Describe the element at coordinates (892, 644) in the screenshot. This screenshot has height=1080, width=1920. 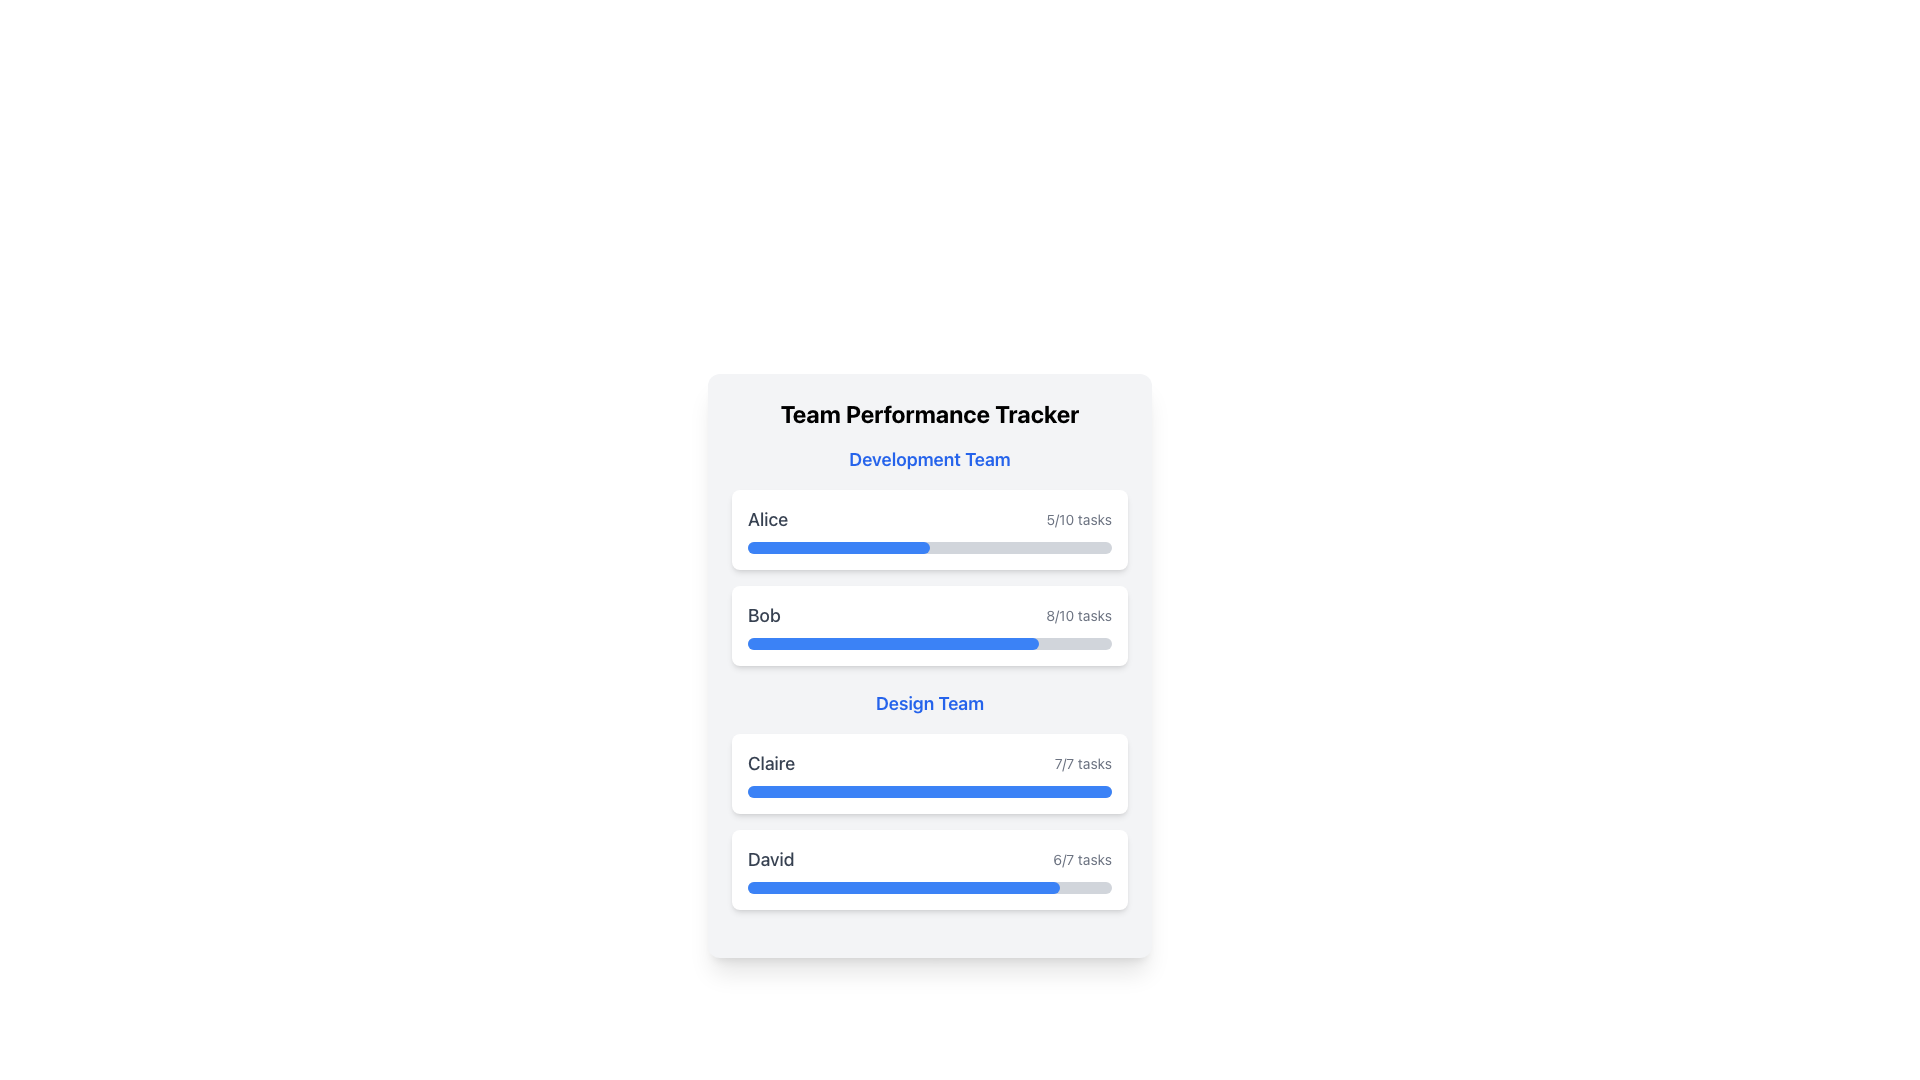
I see `the blue progress bar located in the 'Development Team' section, which is filled to approximately 80% and situated below the label 'Bob' and above the numerical indicator of 8/10 tasks` at that location.